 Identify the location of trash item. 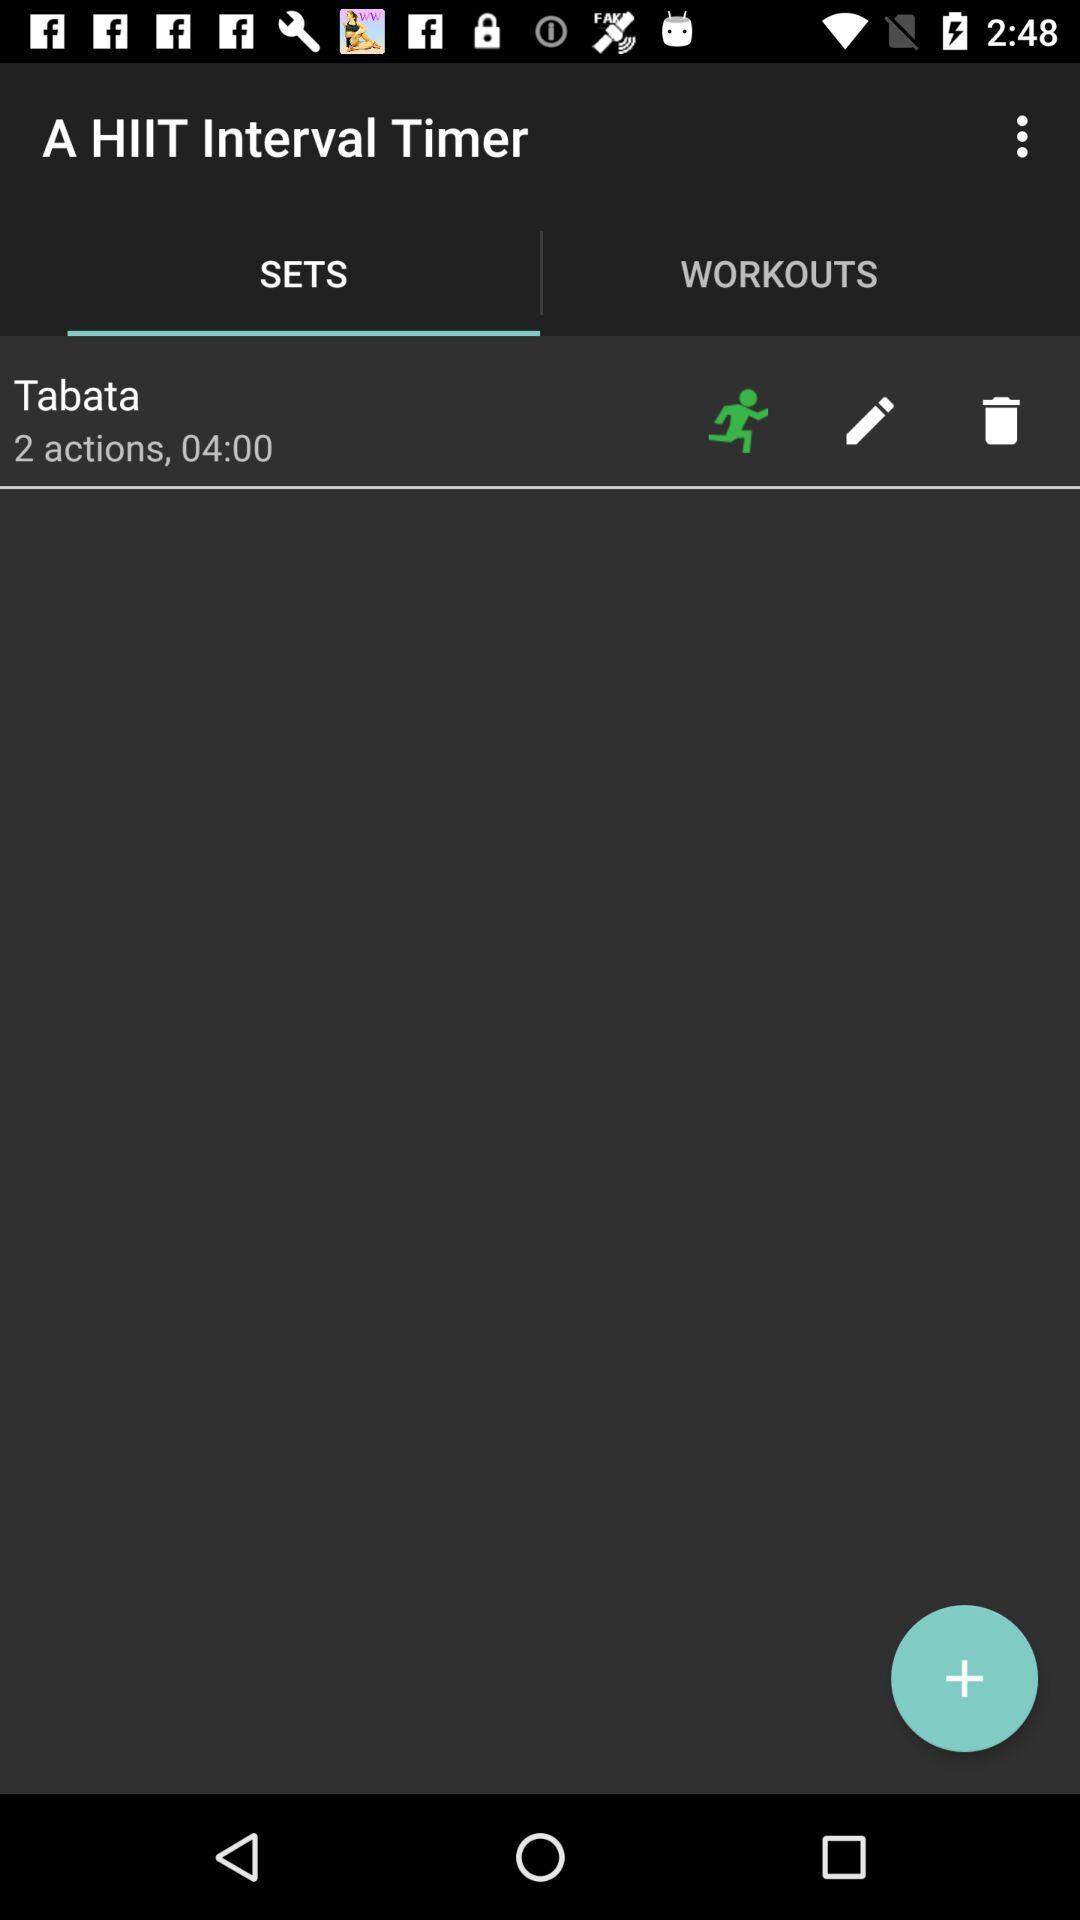
(1000, 419).